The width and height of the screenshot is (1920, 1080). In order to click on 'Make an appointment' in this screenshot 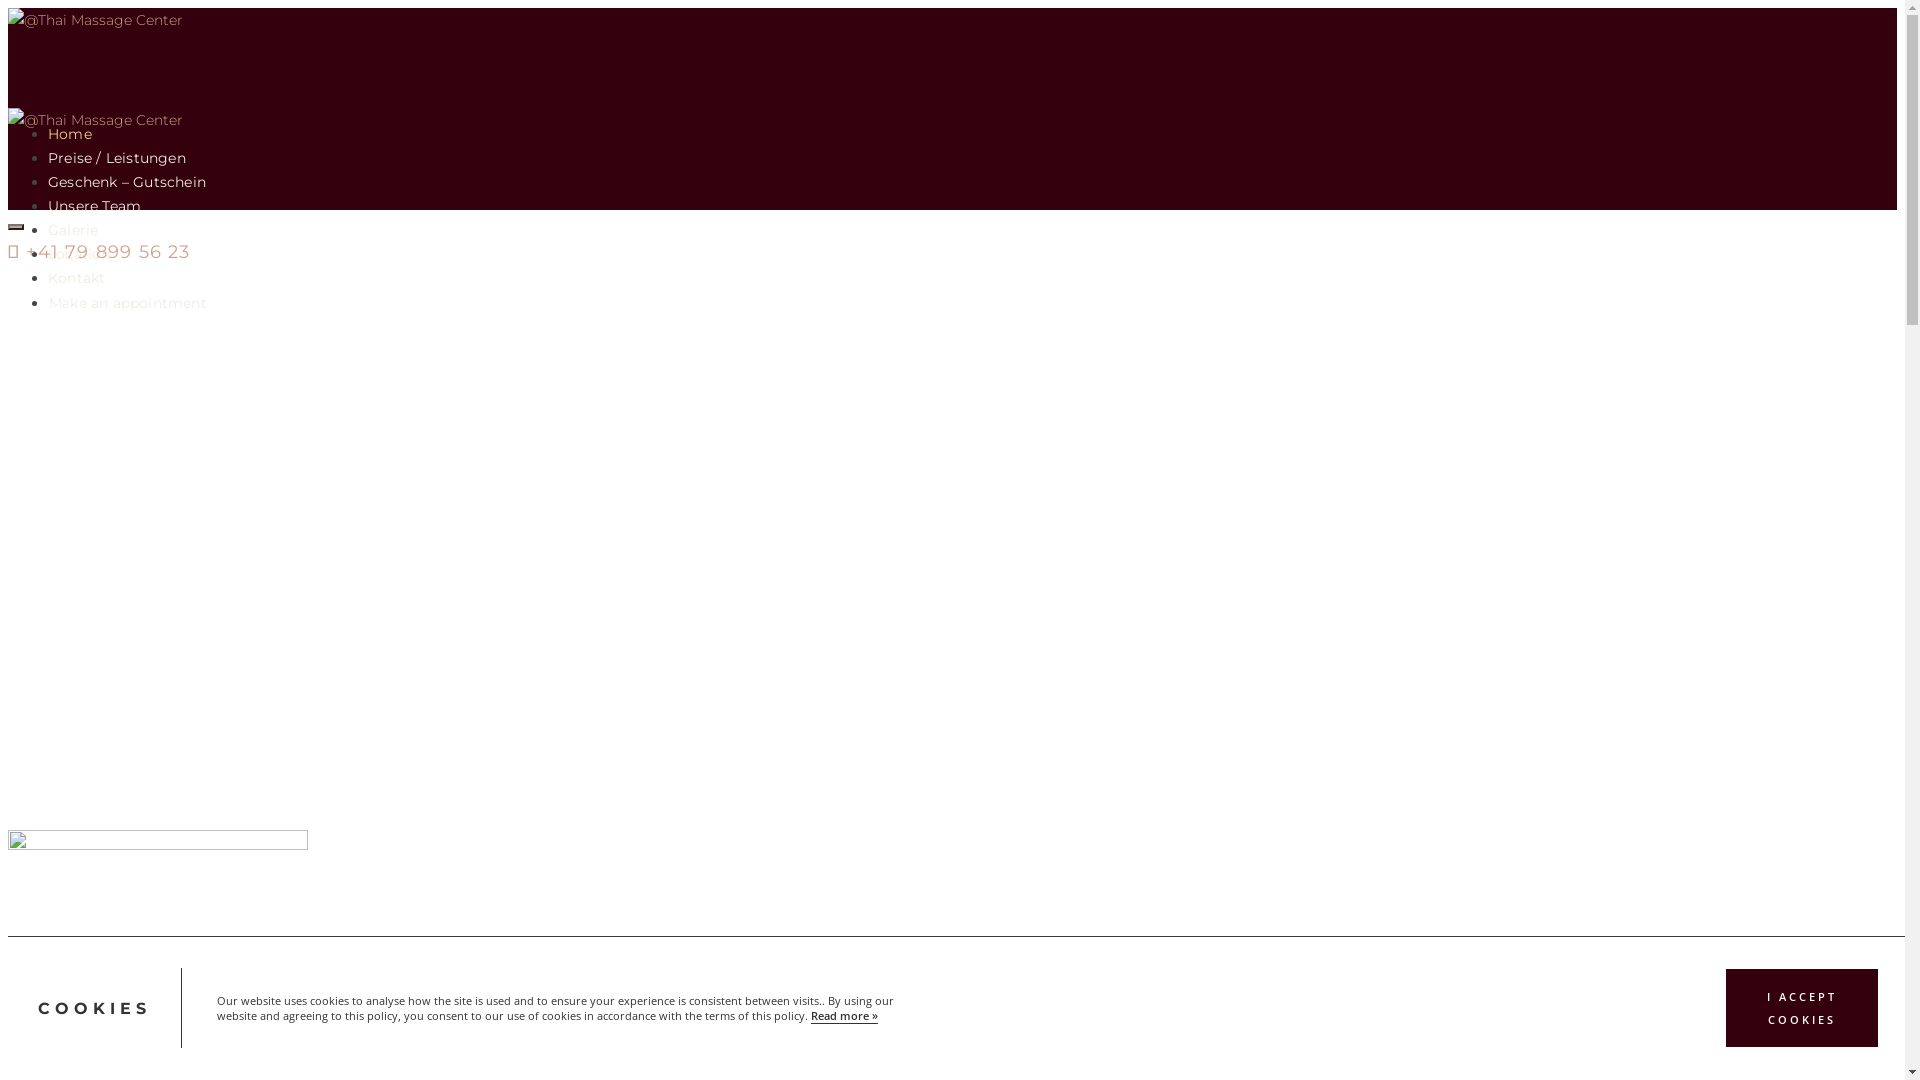, I will do `click(127, 303)`.